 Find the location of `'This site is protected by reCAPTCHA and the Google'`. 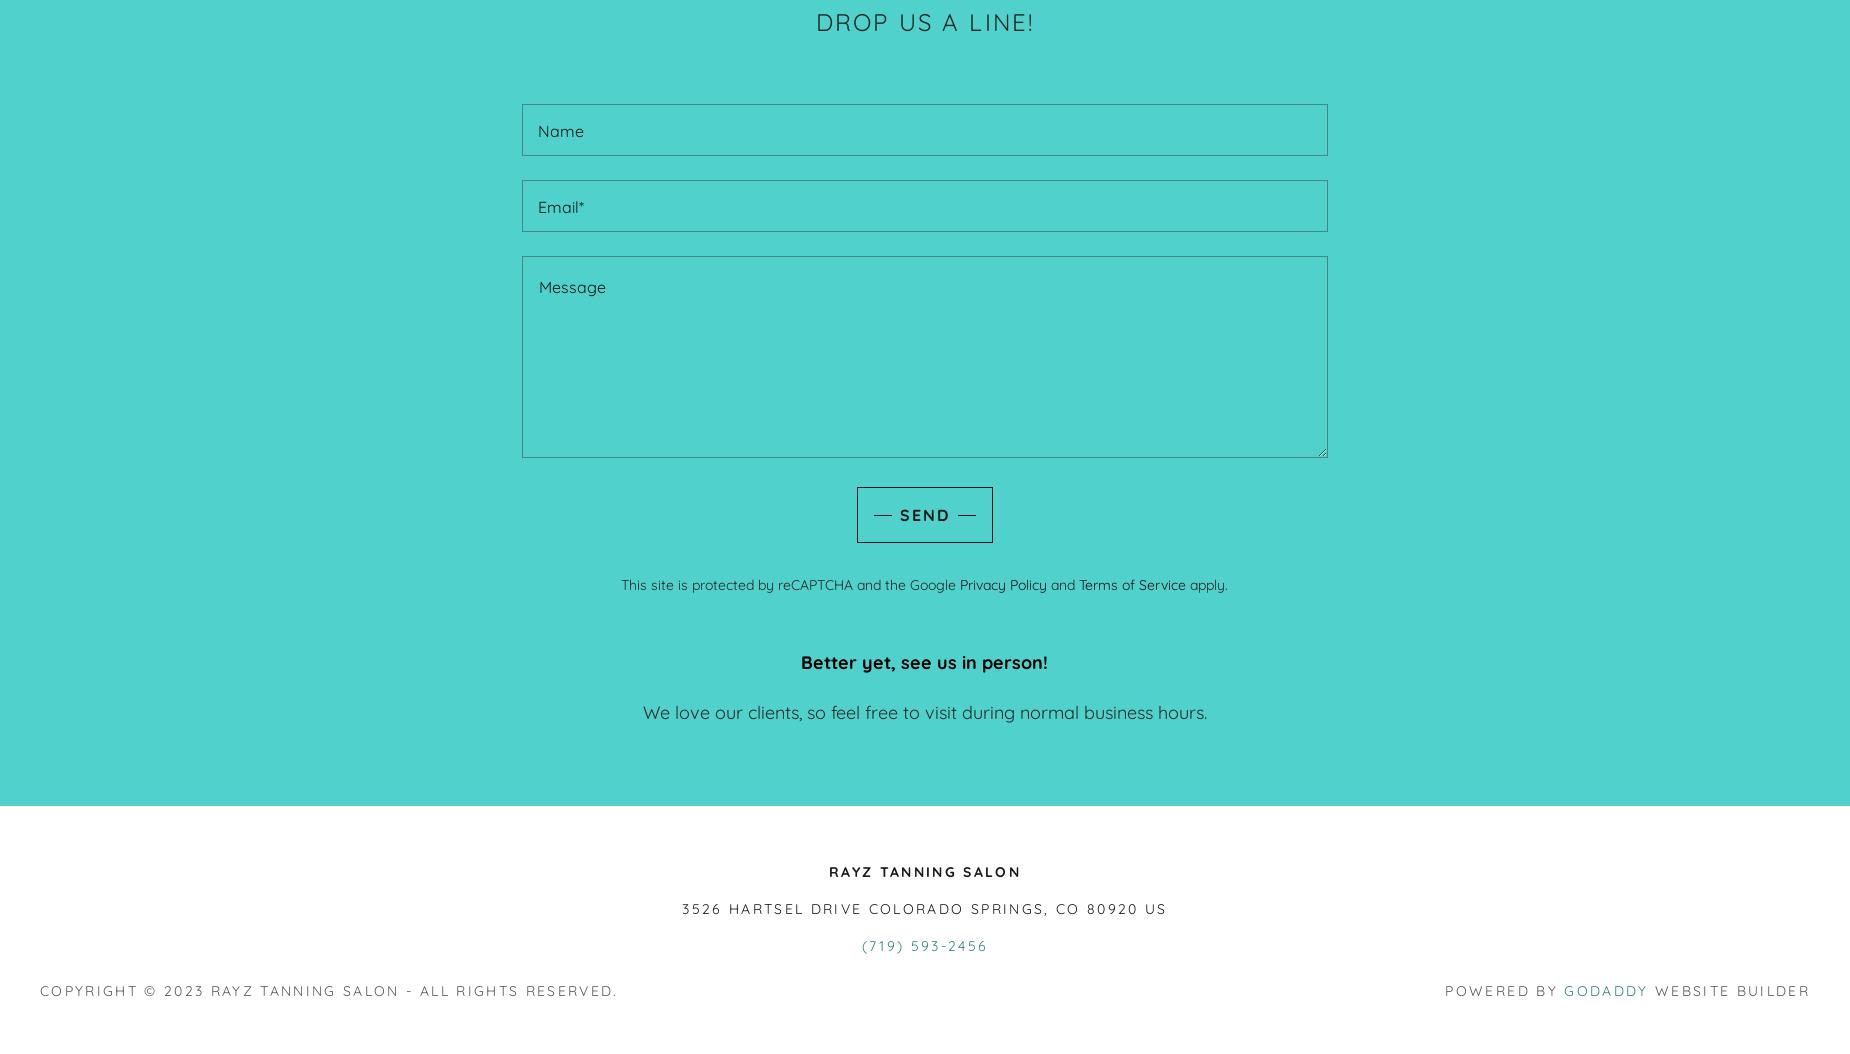

'This site is protected by reCAPTCHA and the Google' is located at coordinates (790, 583).